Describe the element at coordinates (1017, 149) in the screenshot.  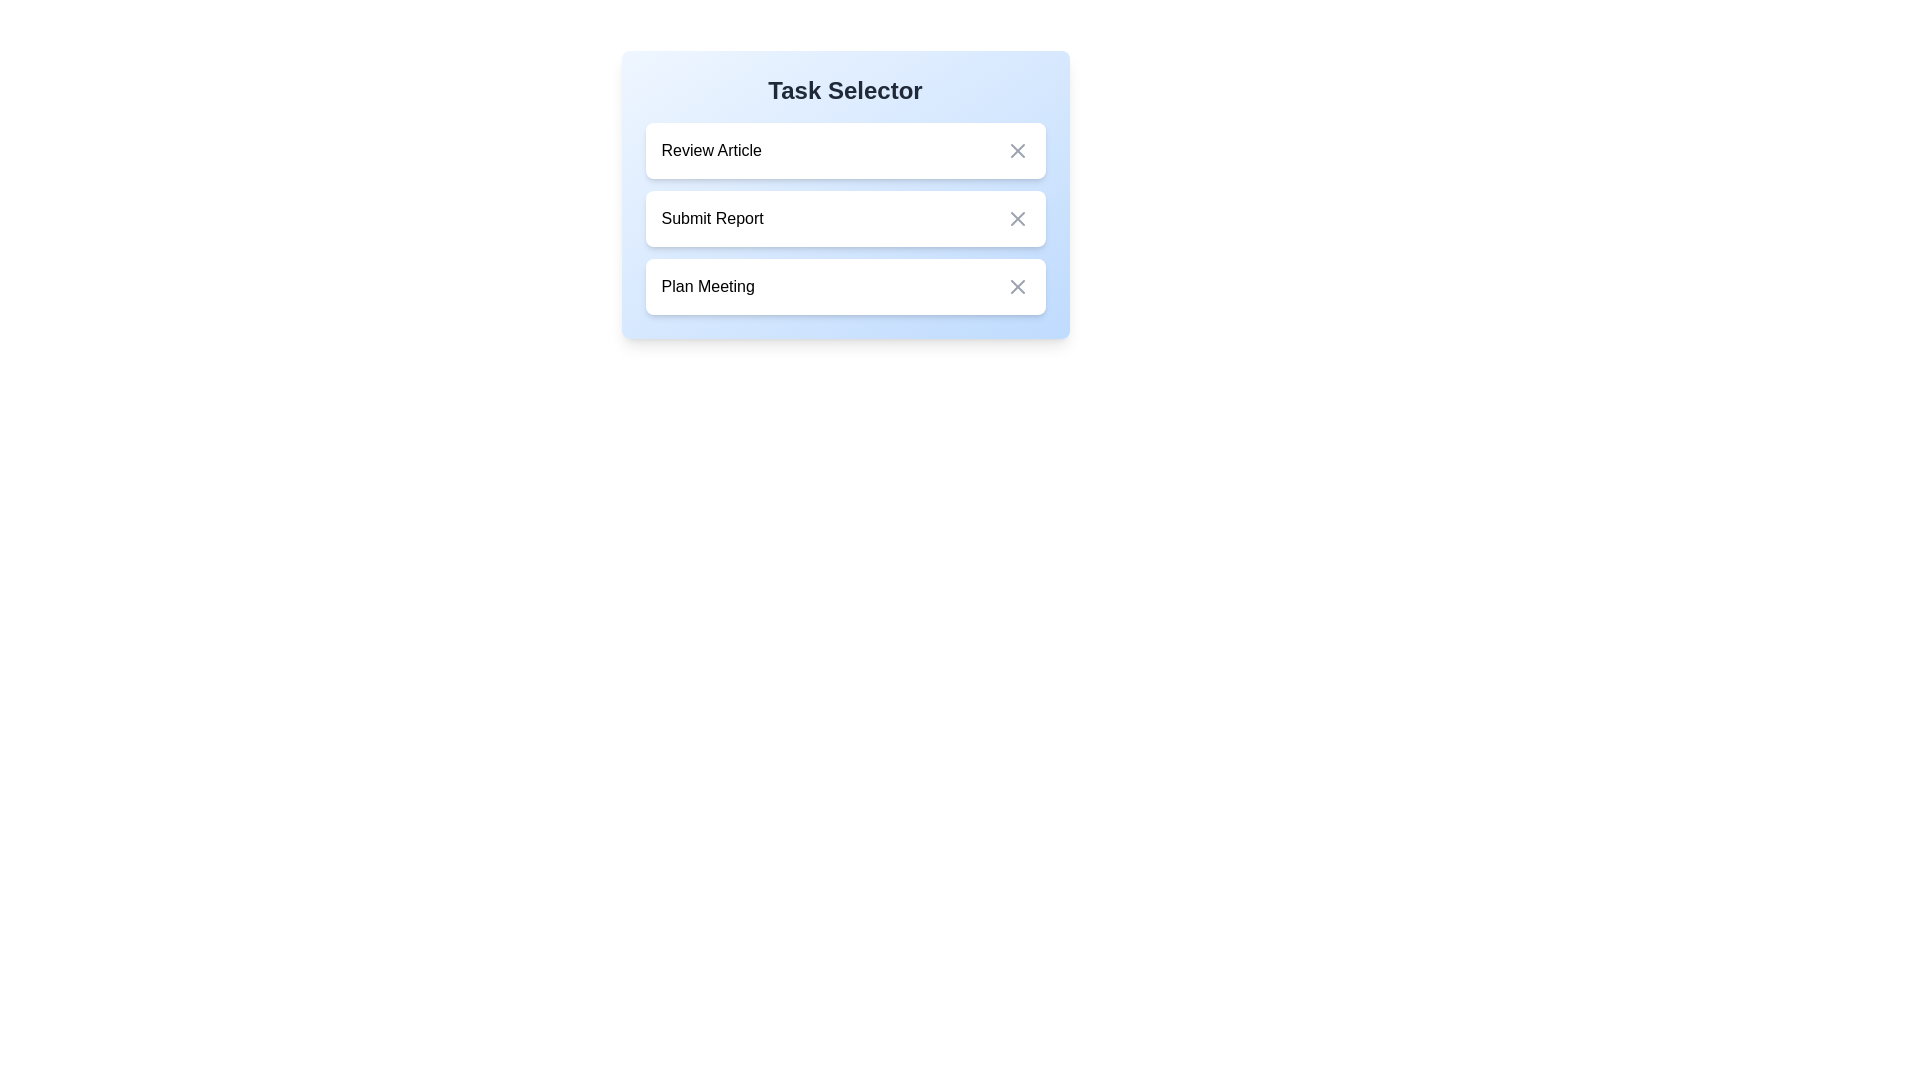
I see `the 'close' icon button located at the top-right corner of the panel containing the text 'Review Article'` at that location.